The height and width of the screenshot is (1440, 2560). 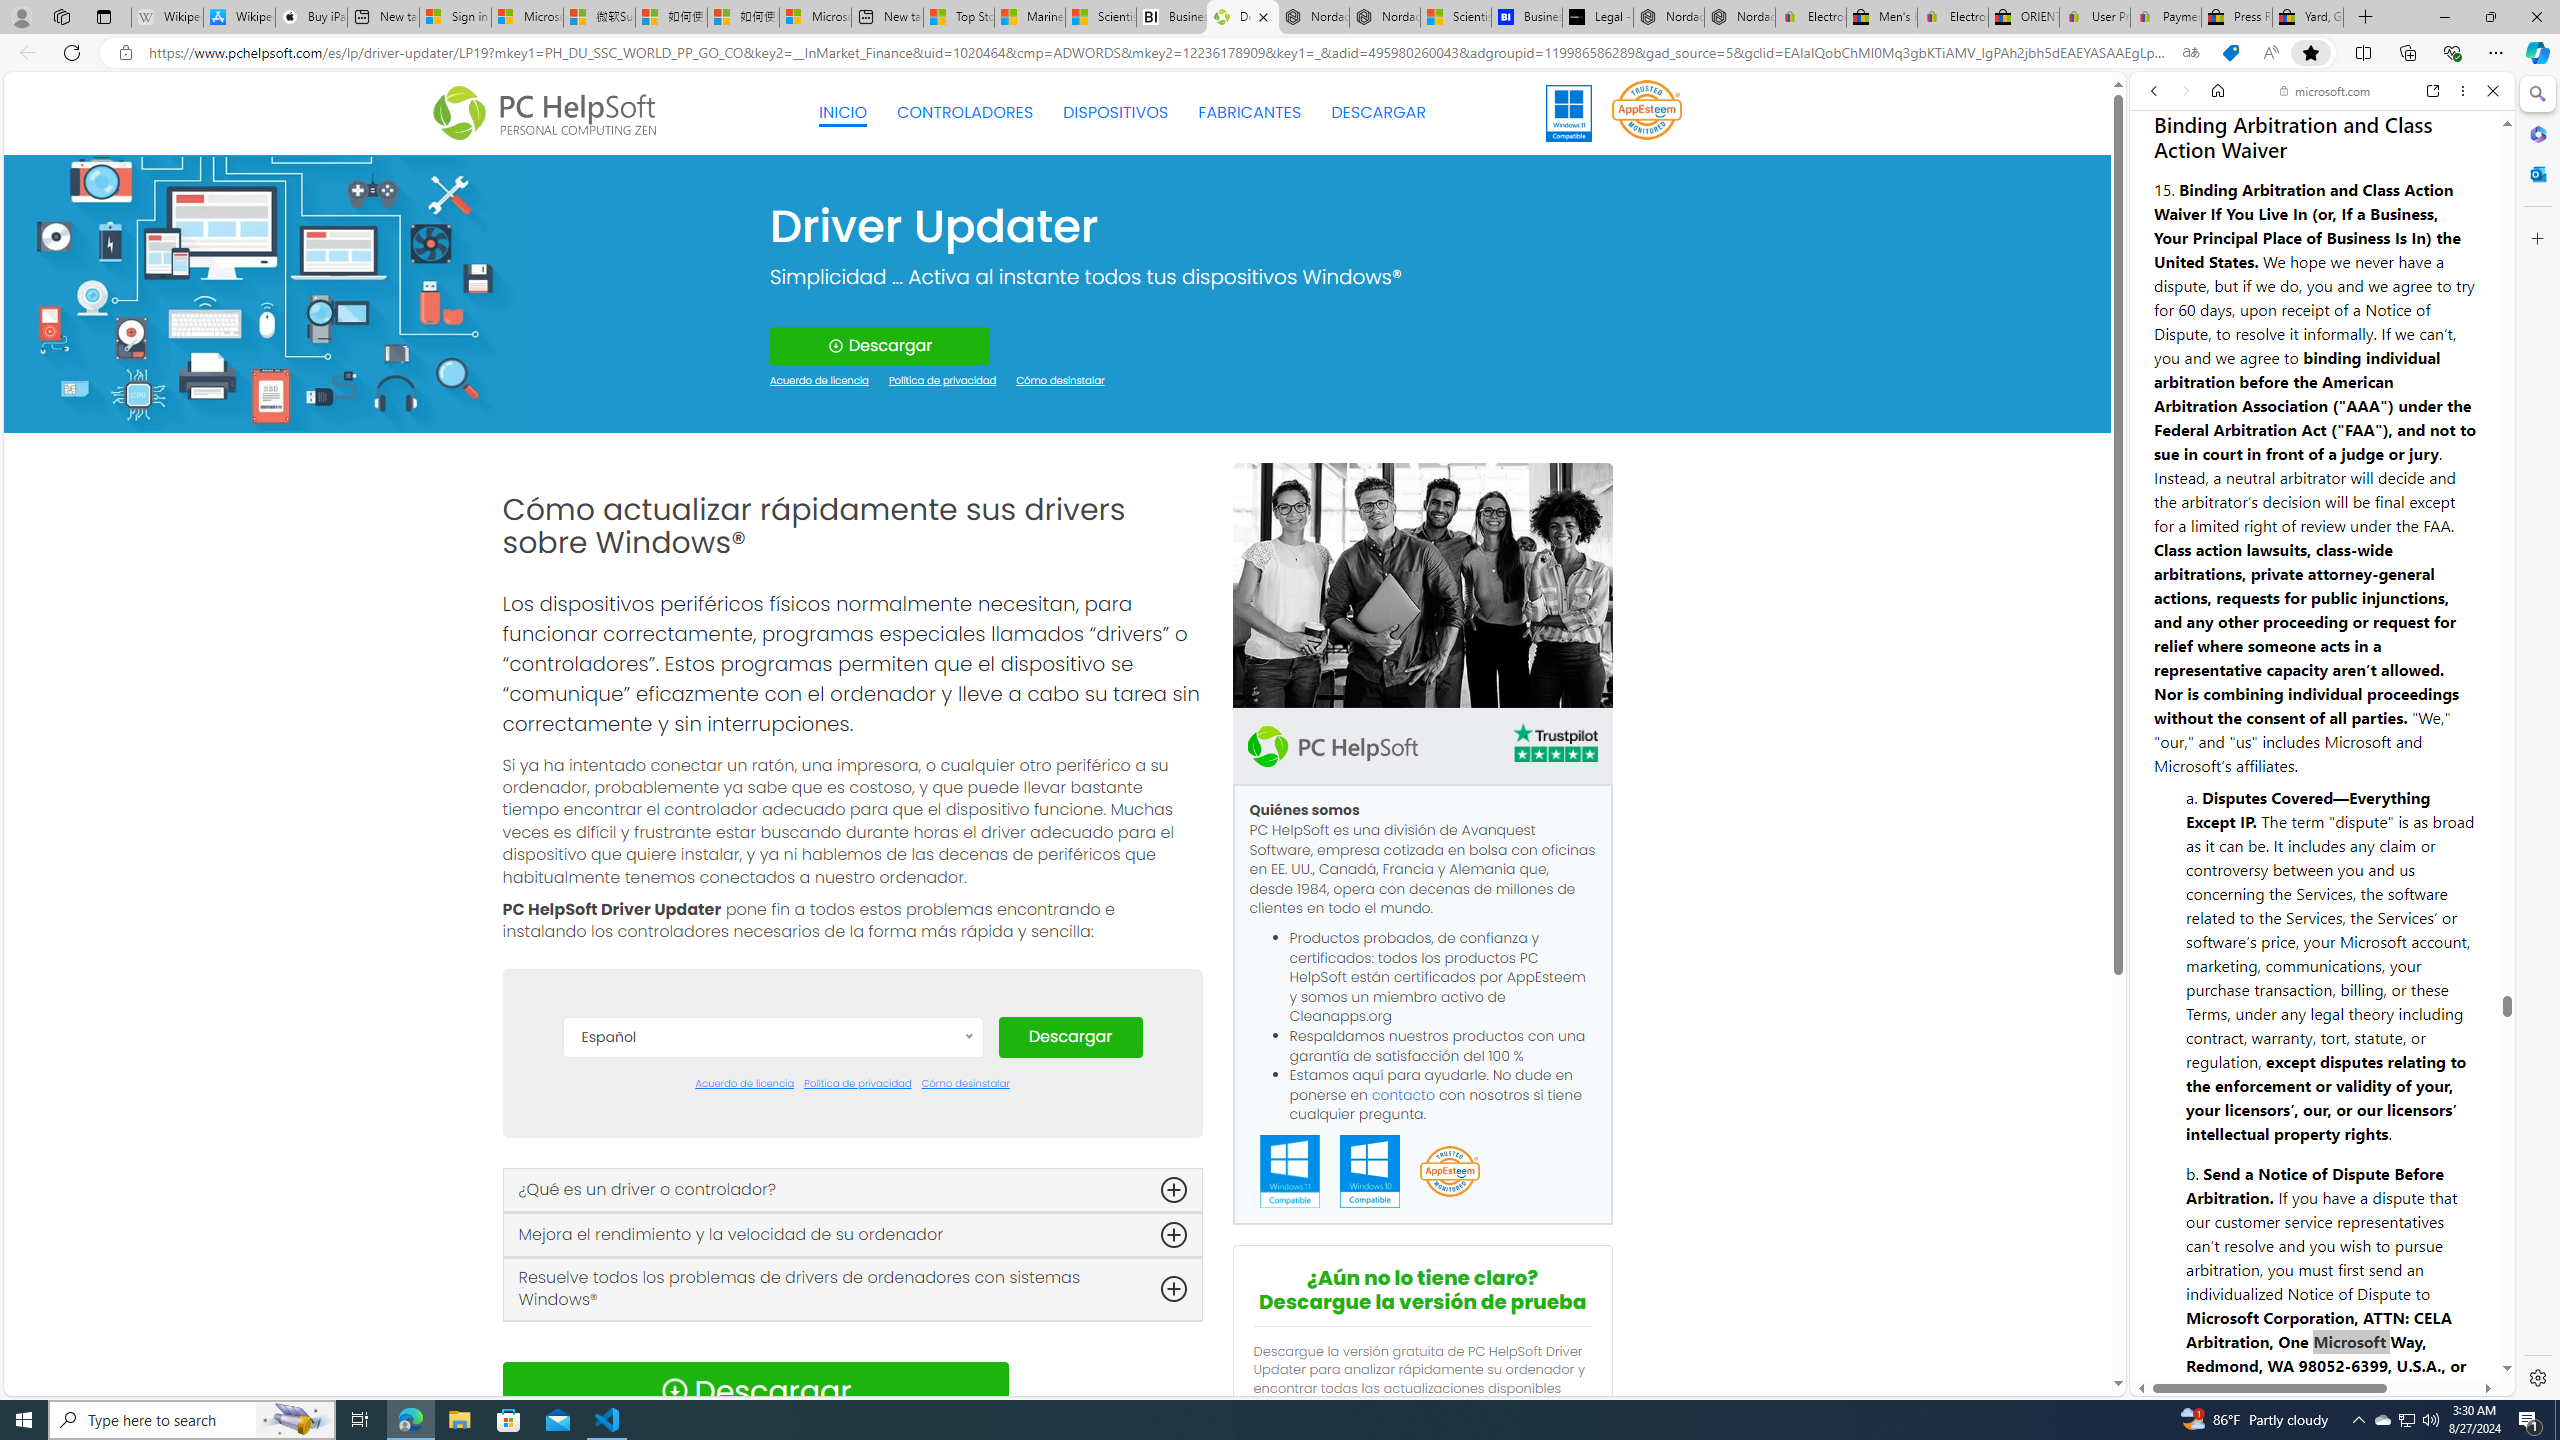 What do you see at coordinates (1447, 1171) in the screenshot?
I see `'App Esteem'` at bounding box center [1447, 1171].